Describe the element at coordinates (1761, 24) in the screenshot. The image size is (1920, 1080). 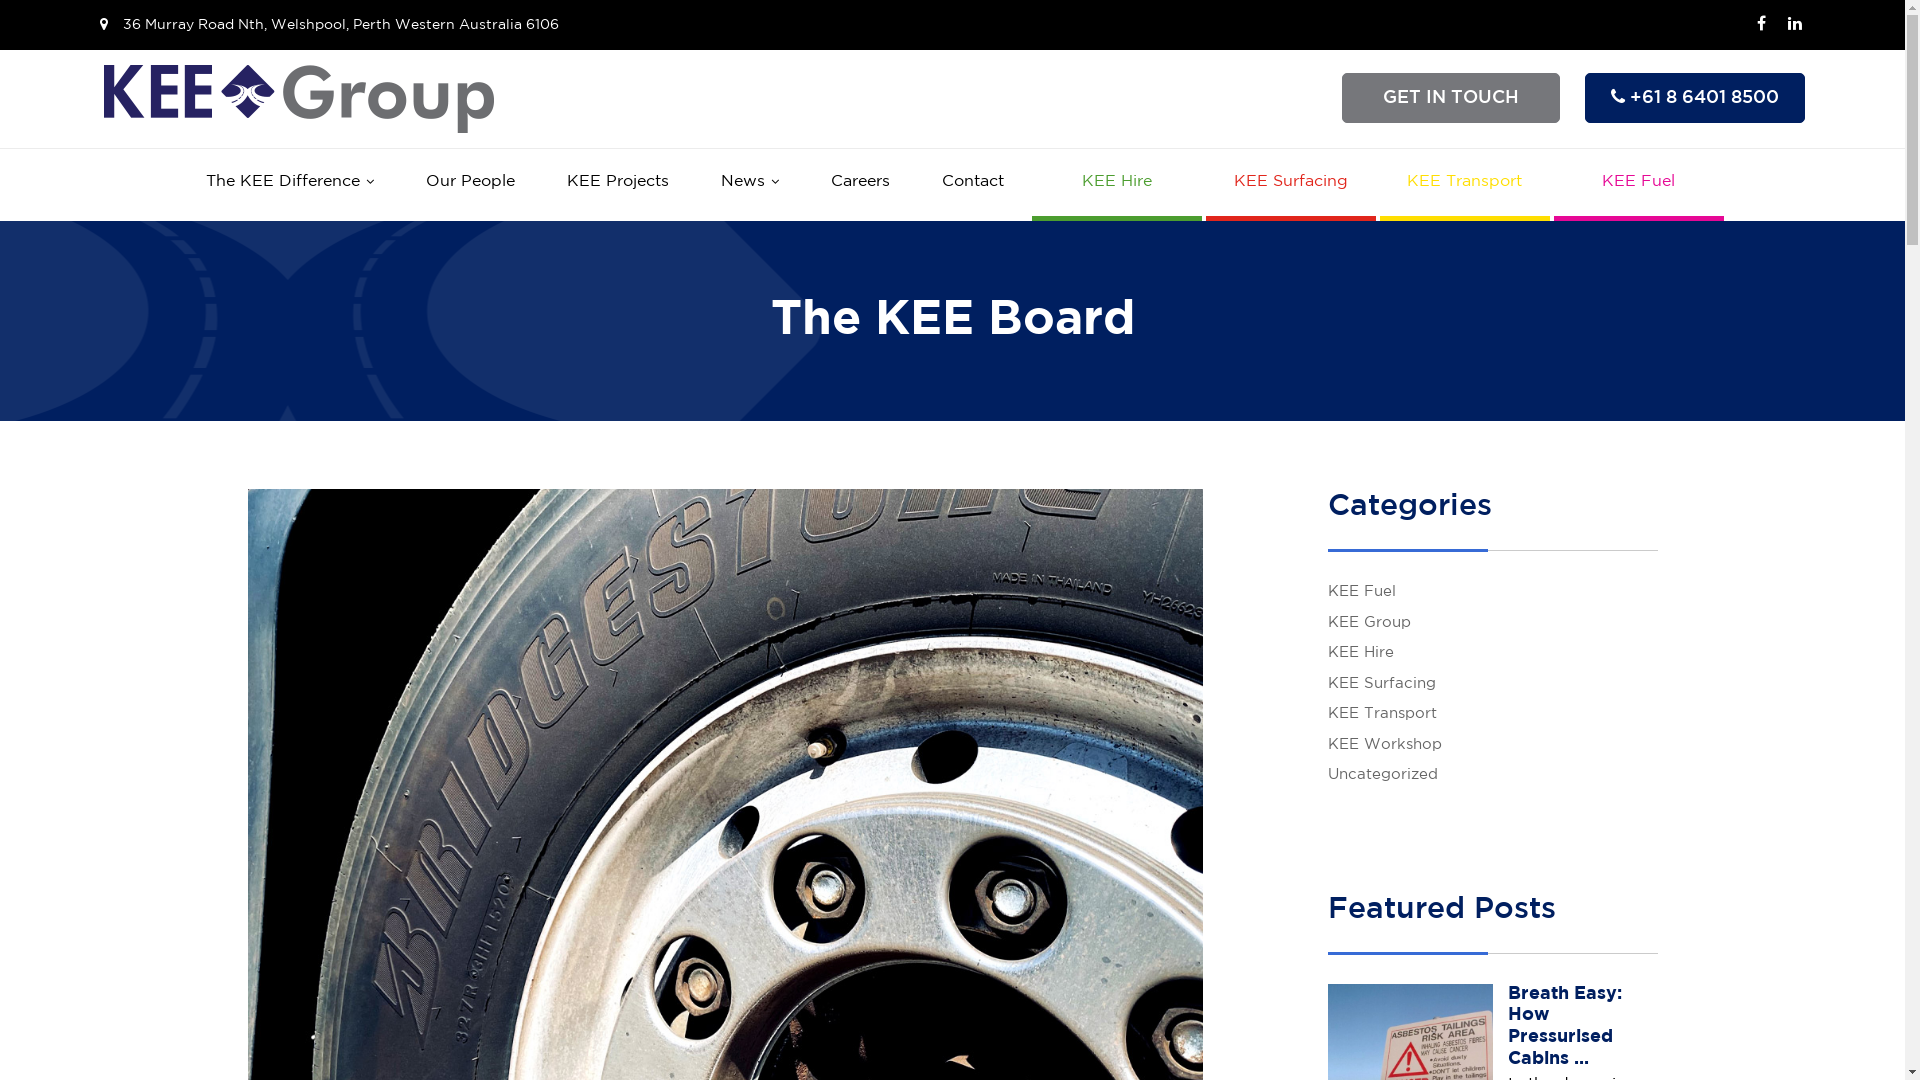
I see `'Facebook'` at that location.